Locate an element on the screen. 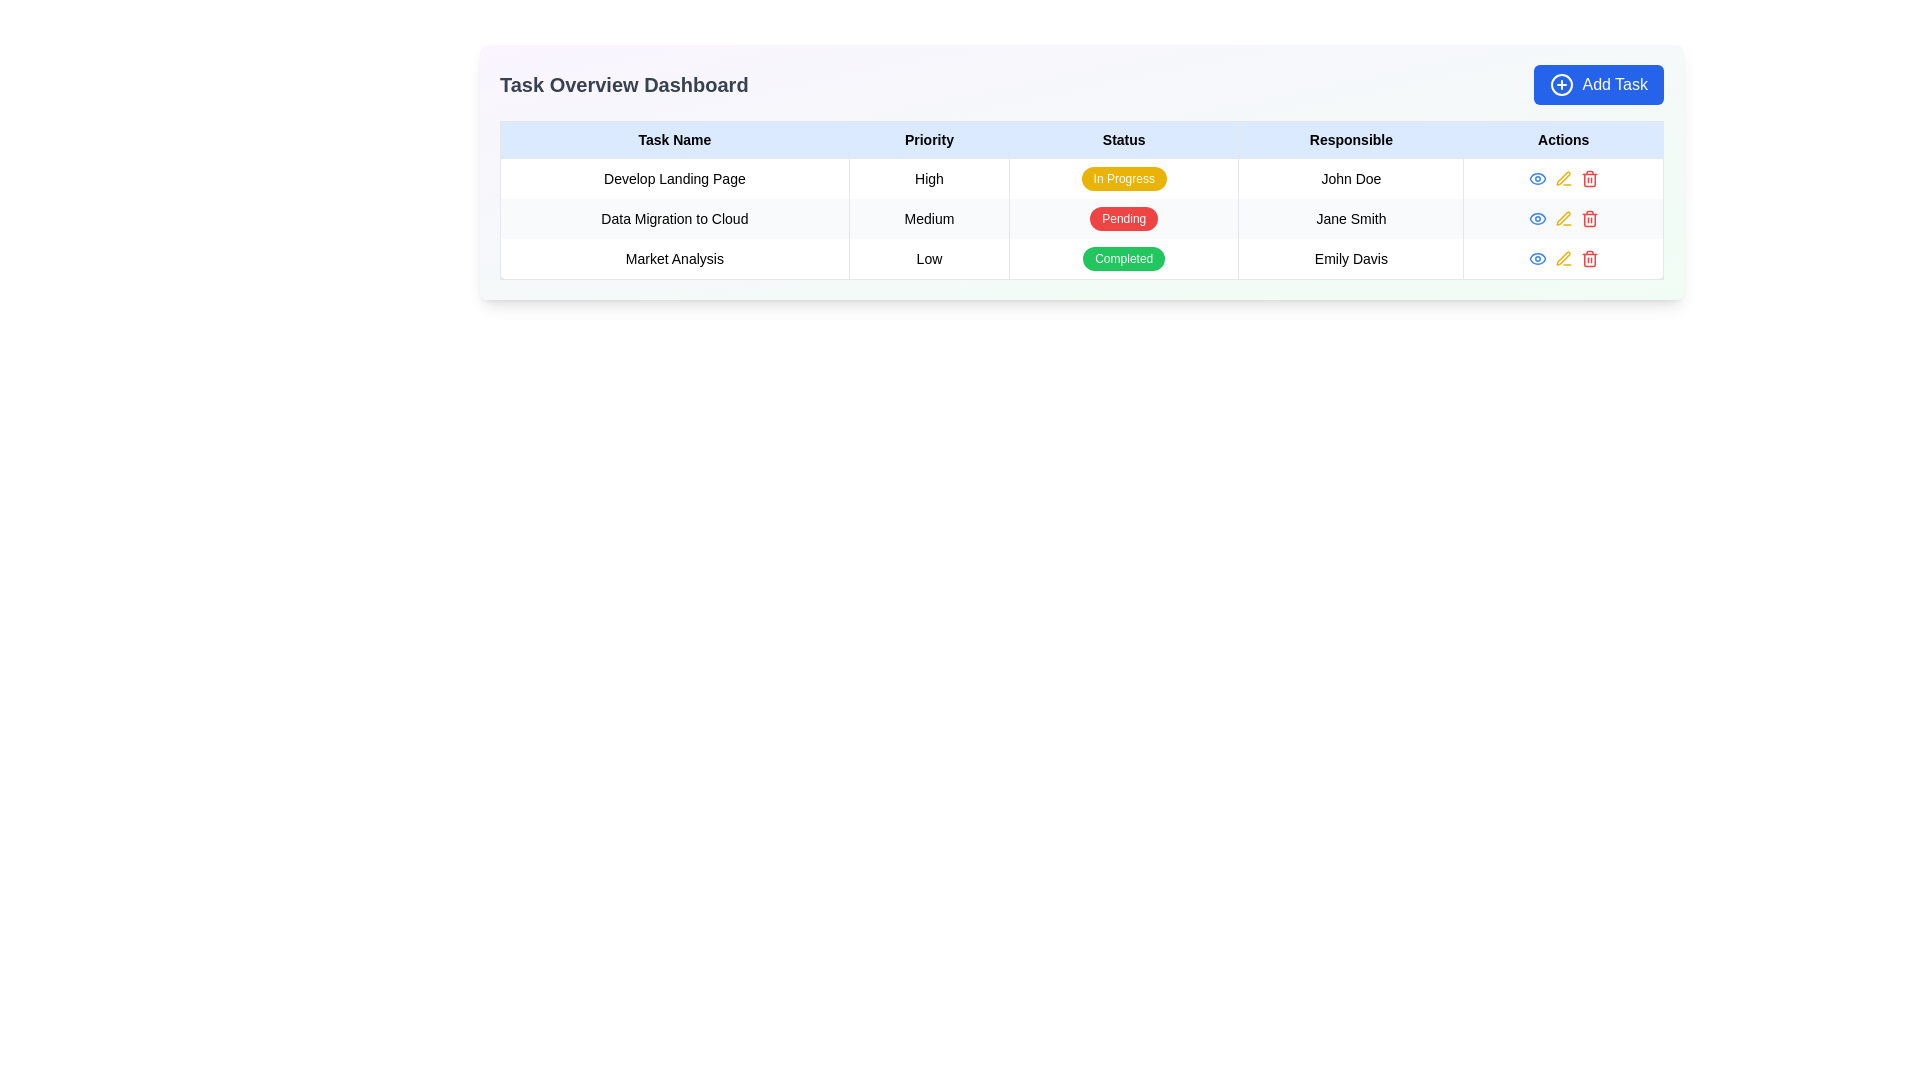 This screenshot has width=1920, height=1080. the static text label displaying 'John Doe' in the 'Responsible' column of the table for the task 'Develop Landing Page' is located at coordinates (1351, 177).